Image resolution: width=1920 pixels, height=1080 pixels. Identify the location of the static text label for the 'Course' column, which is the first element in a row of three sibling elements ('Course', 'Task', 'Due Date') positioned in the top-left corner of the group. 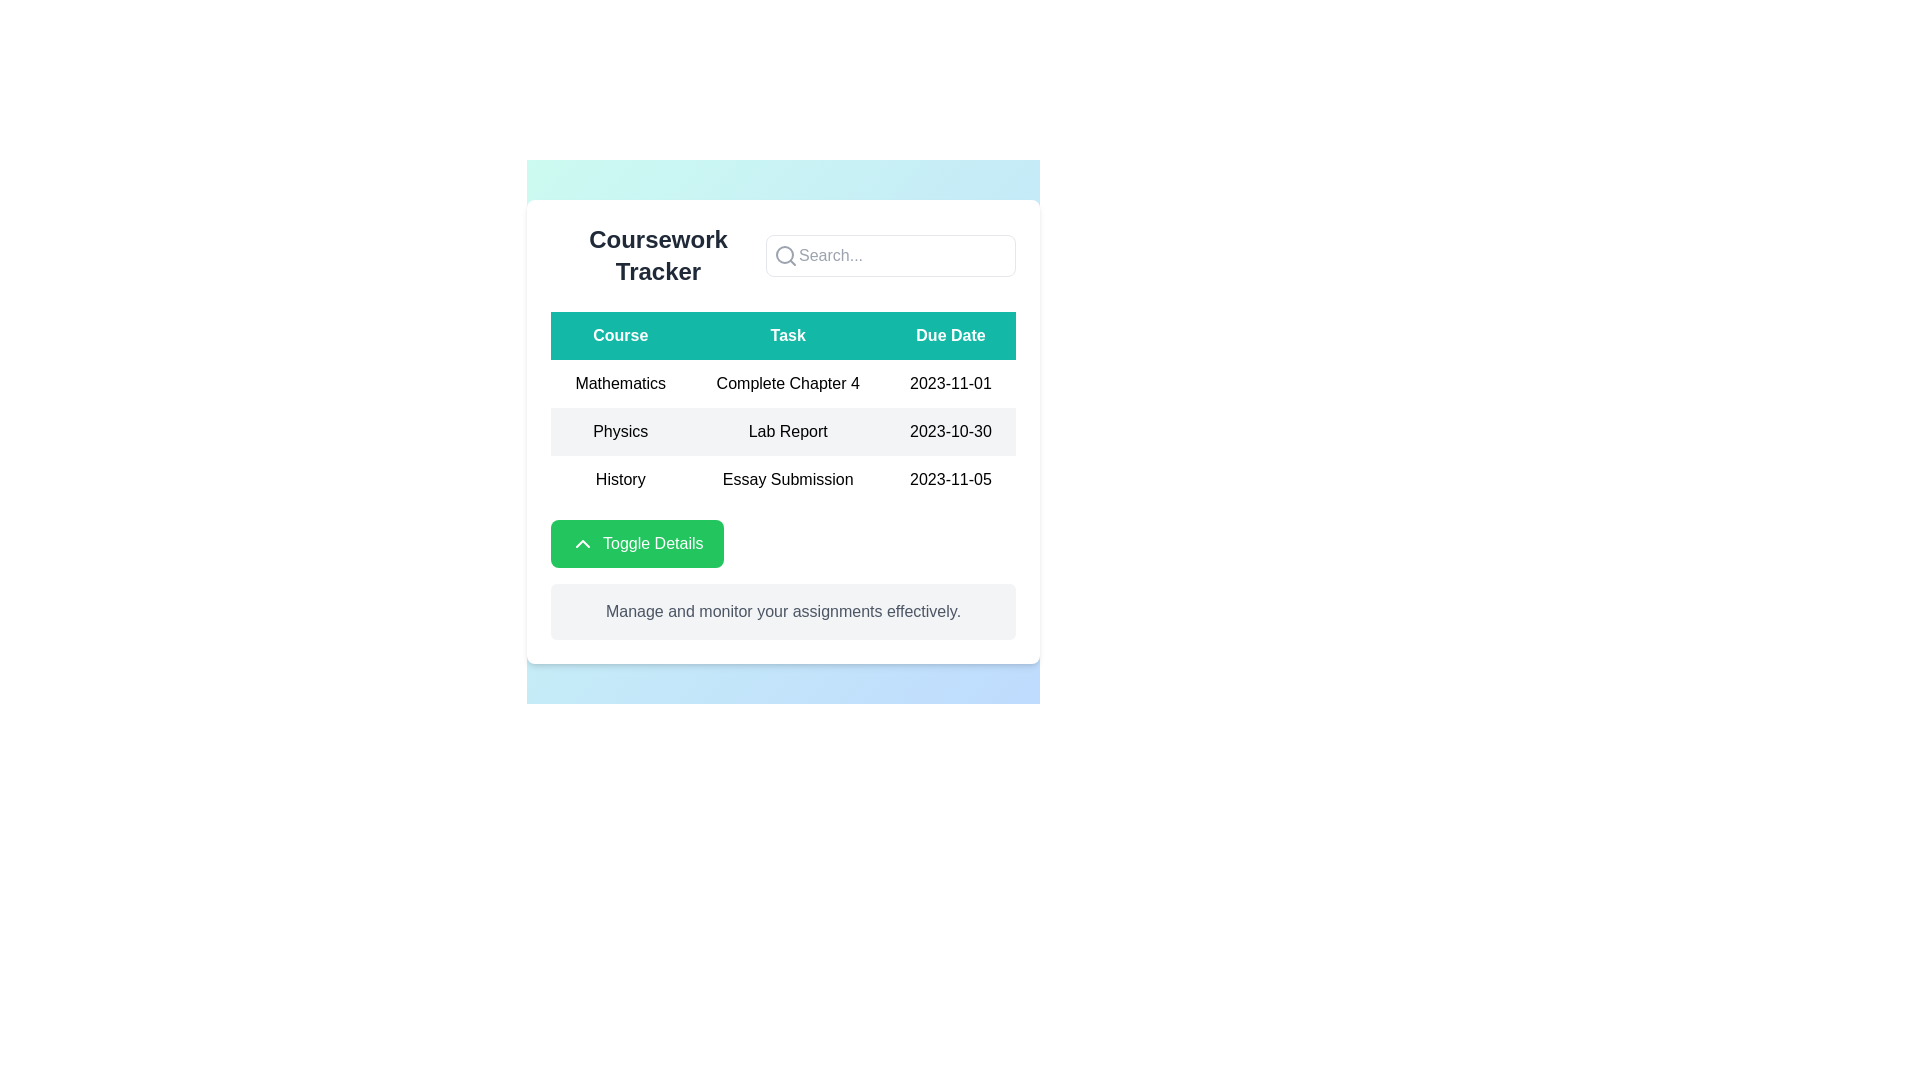
(619, 334).